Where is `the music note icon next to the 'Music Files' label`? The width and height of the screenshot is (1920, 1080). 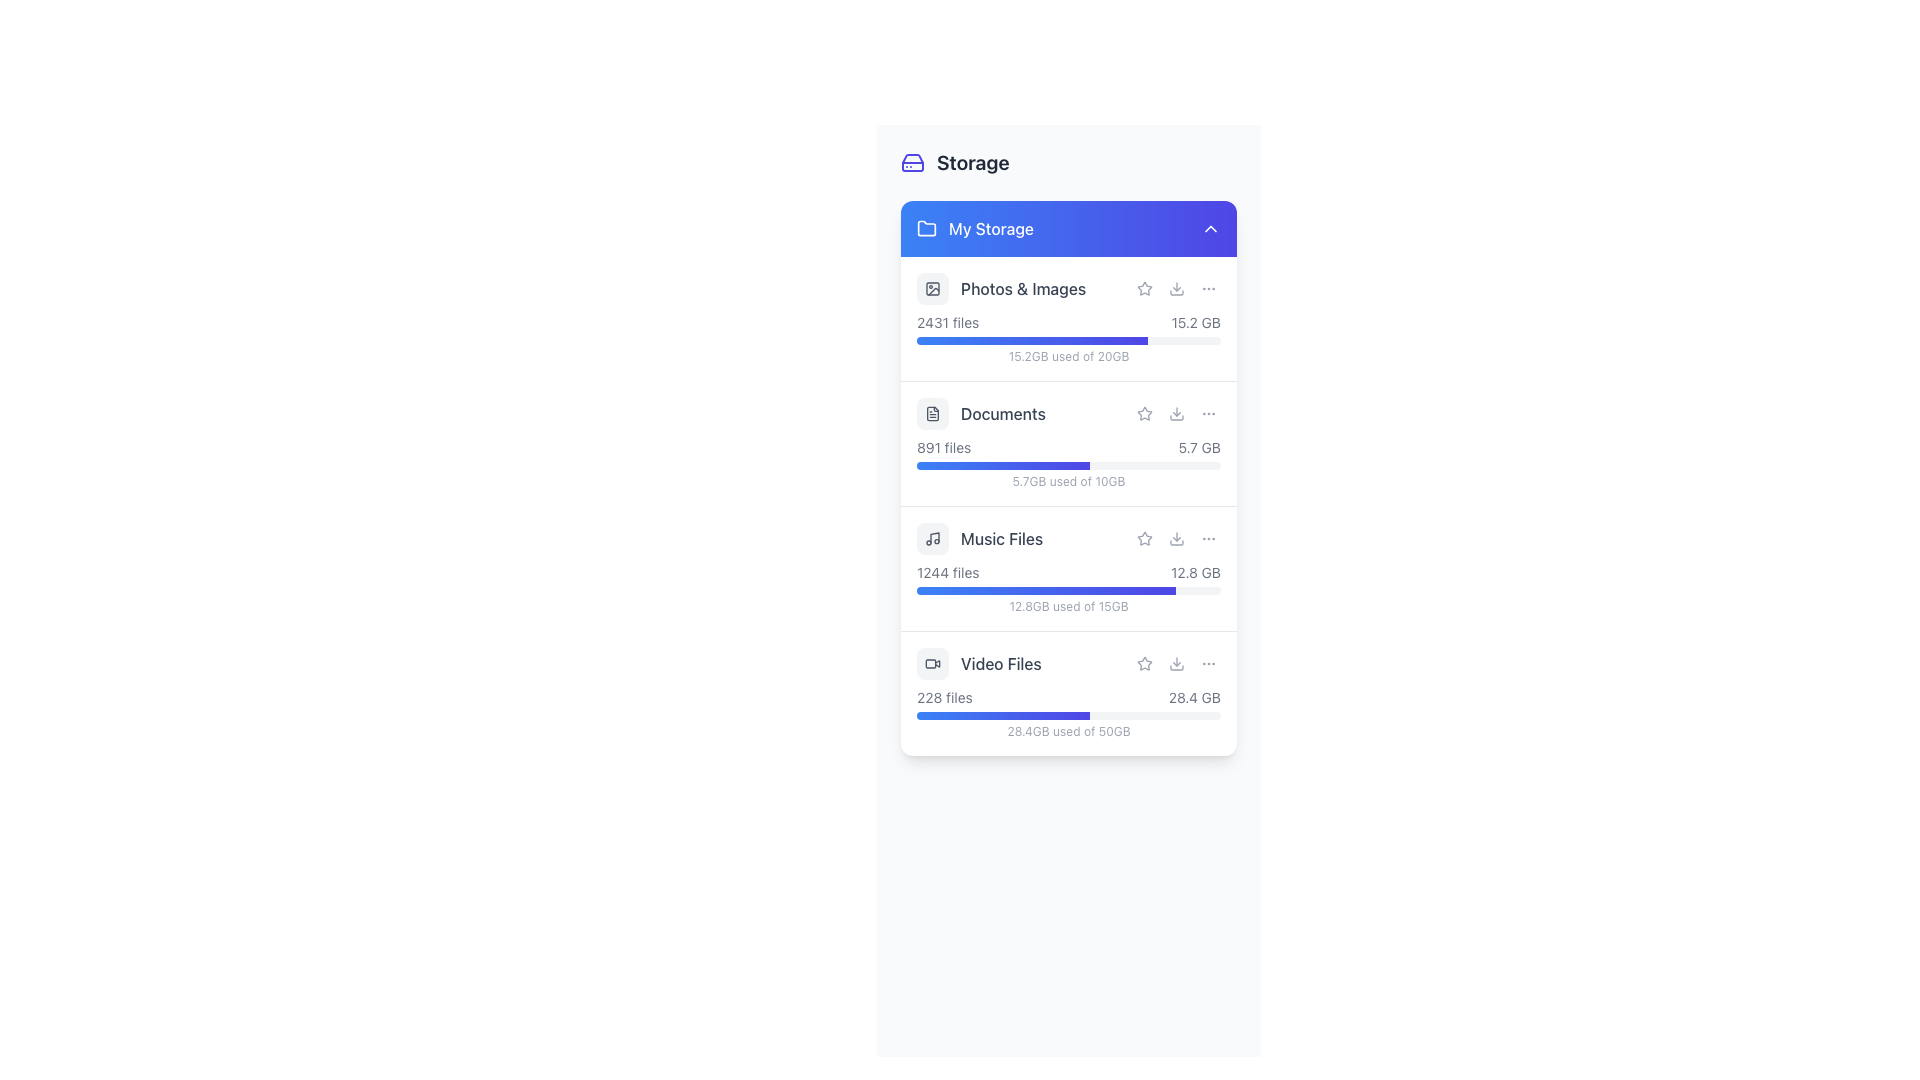
the music note icon next to the 'Music Files' label is located at coordinates (980, 538).